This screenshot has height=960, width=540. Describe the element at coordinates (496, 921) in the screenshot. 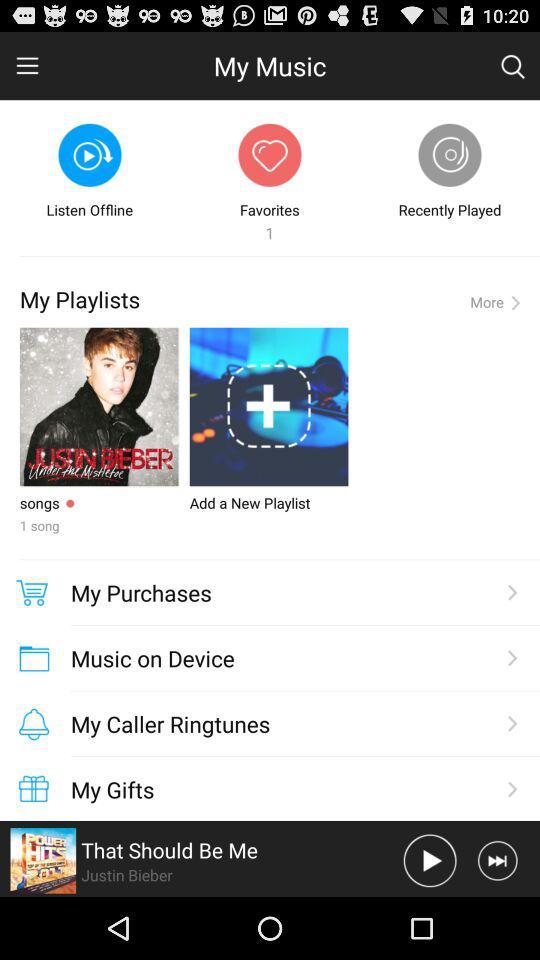

I see `the skip_next icon` at that location.